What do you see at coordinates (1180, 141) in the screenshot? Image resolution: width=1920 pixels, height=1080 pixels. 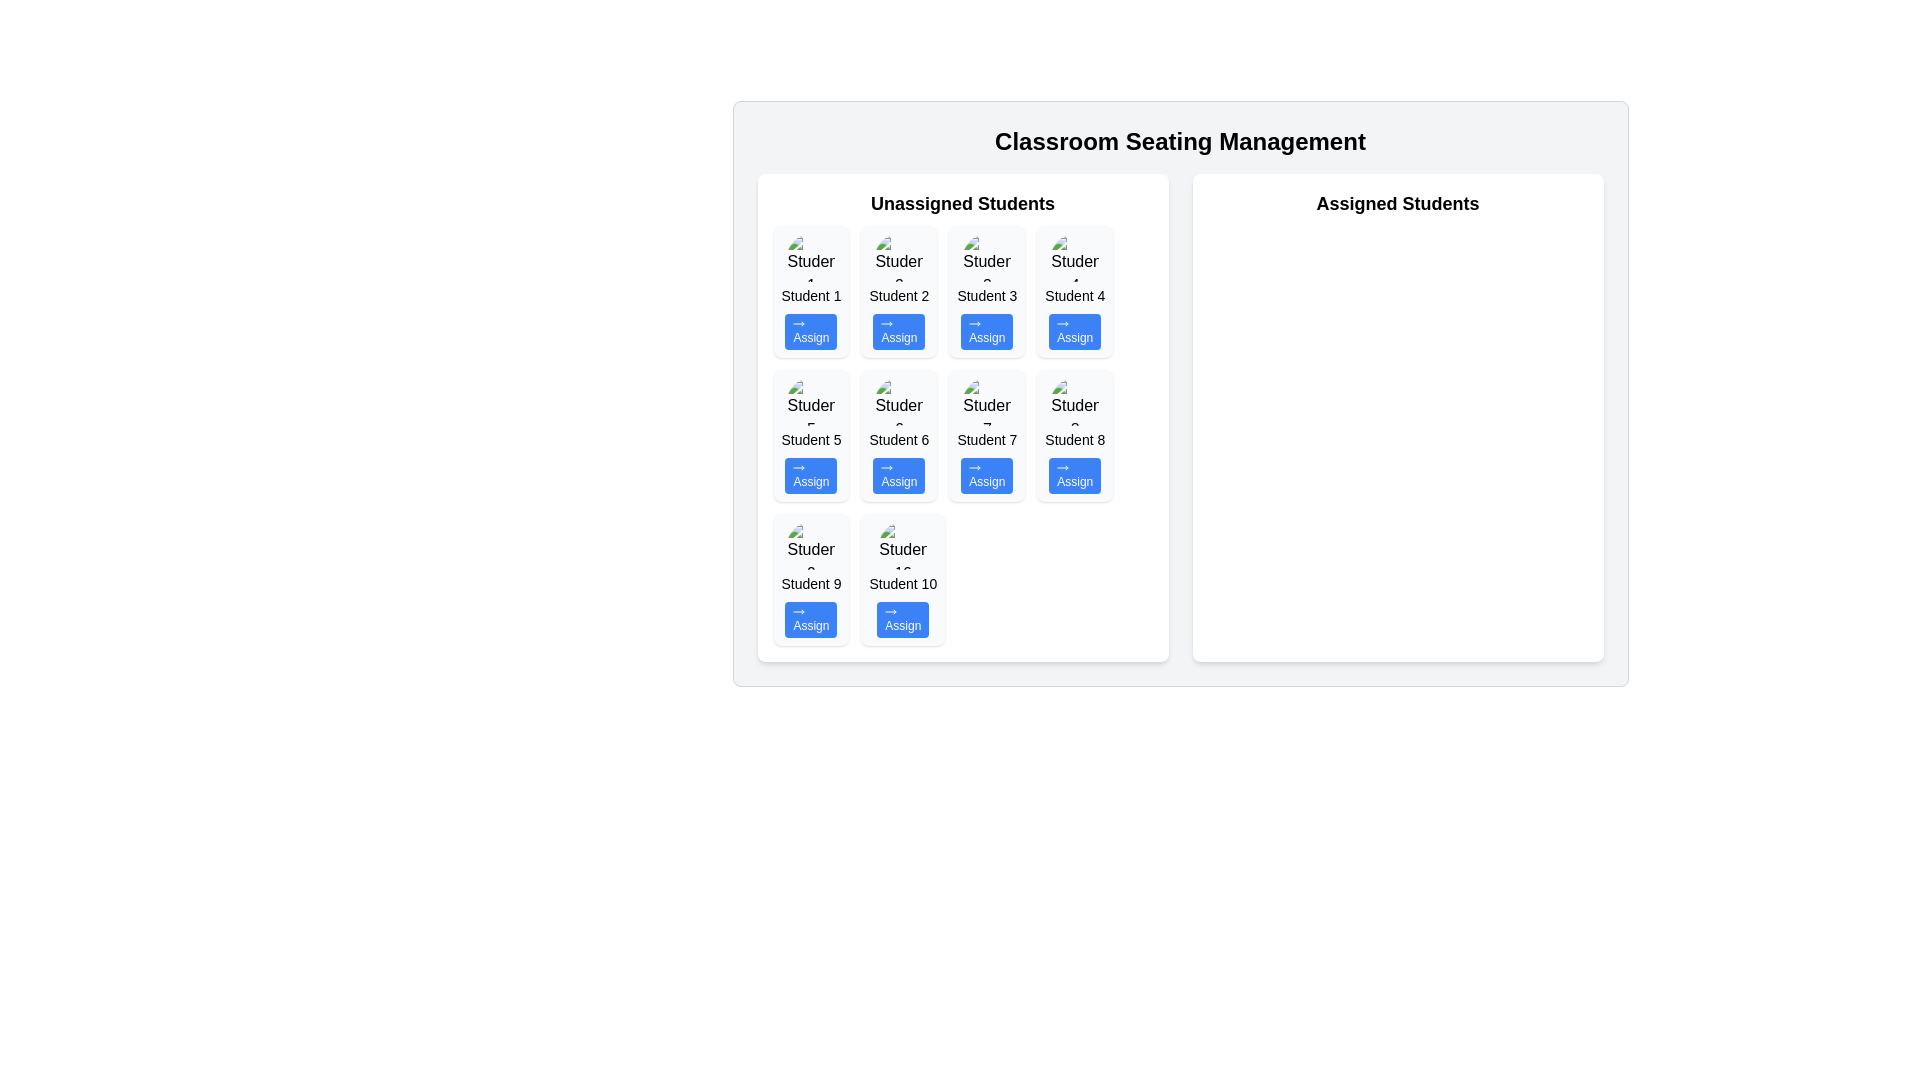 I see `the heading element that serves as the title for the classroom seating management interface, positioned at the top-center of the card` at bounding box center [1180, 141].